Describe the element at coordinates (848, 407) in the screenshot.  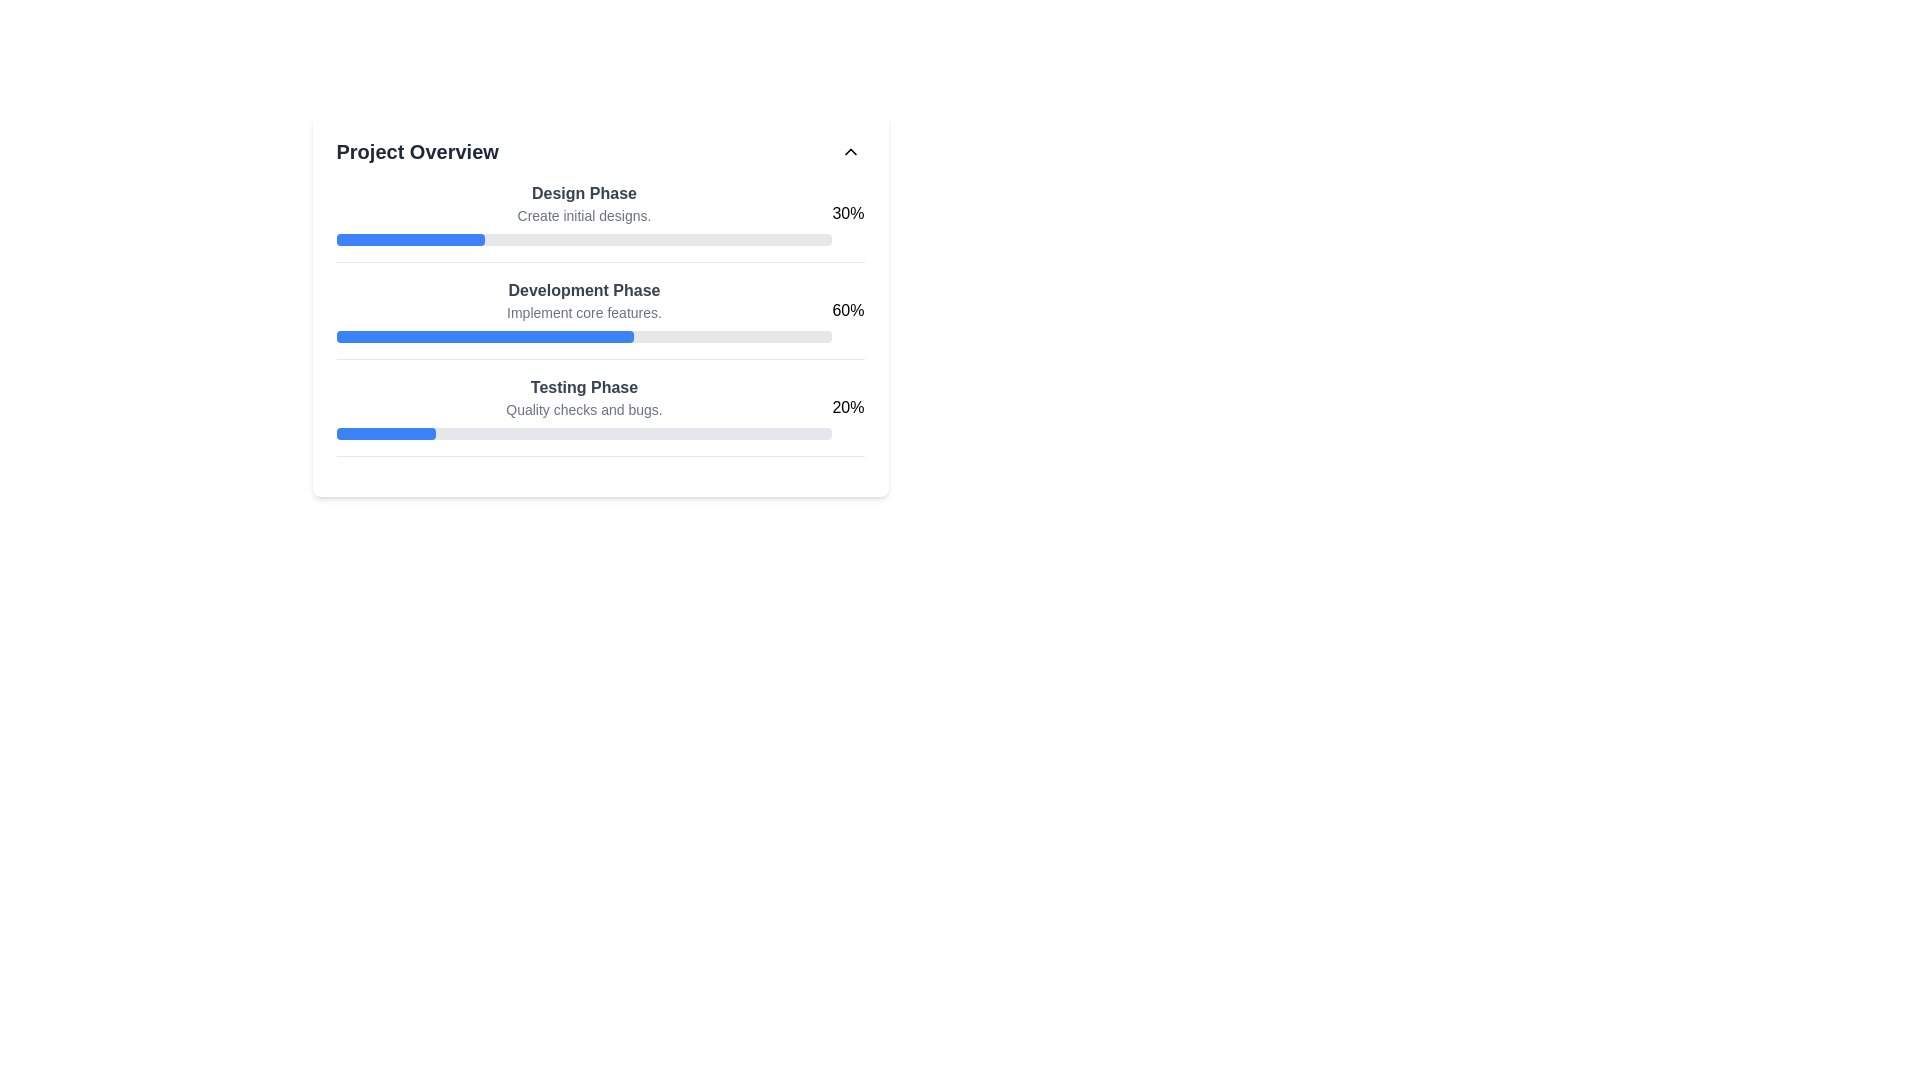
I see `the textual percentage indicator displaying '20%' which is aligned to the right of the 'Testing Phase' section in the 'Project Overview' interface` at that location.